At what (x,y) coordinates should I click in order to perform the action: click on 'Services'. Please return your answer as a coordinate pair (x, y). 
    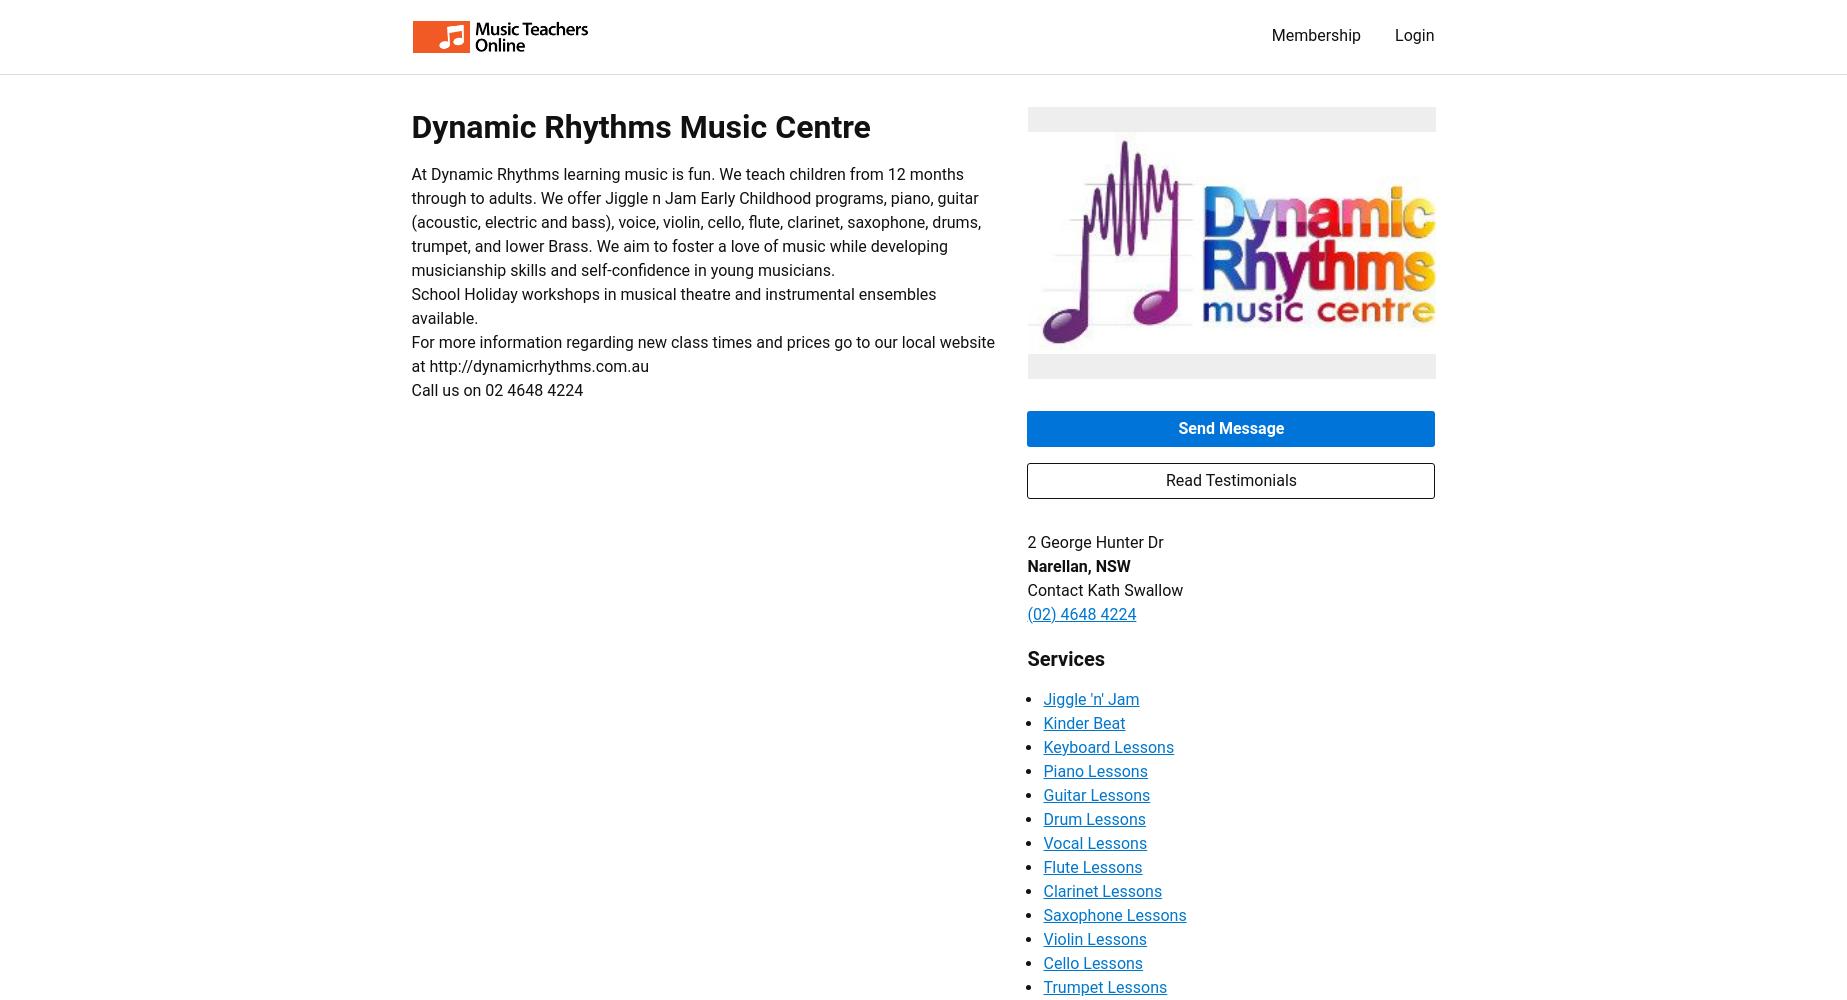
    Looking at the image, I should click on (1065, 658).